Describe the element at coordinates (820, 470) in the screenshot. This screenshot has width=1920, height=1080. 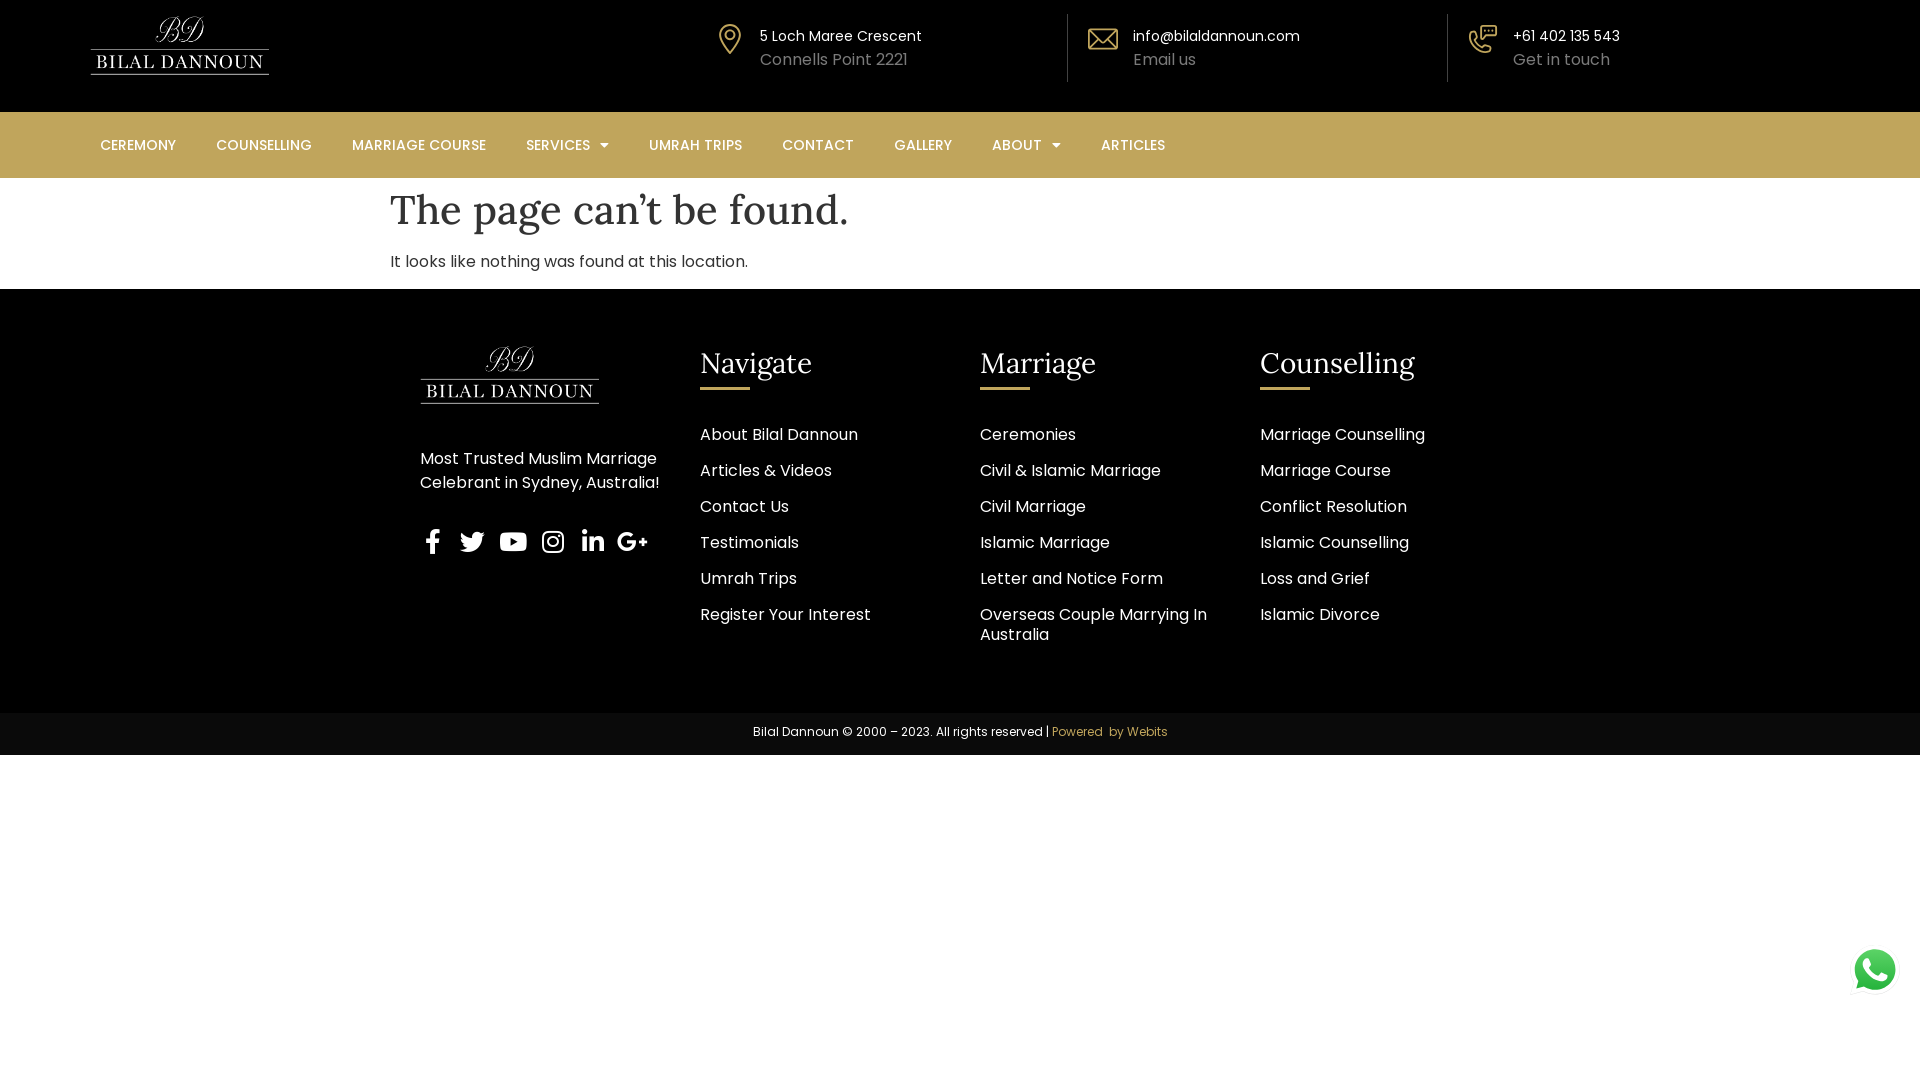
I see `'Articles & Videos'` at that location.